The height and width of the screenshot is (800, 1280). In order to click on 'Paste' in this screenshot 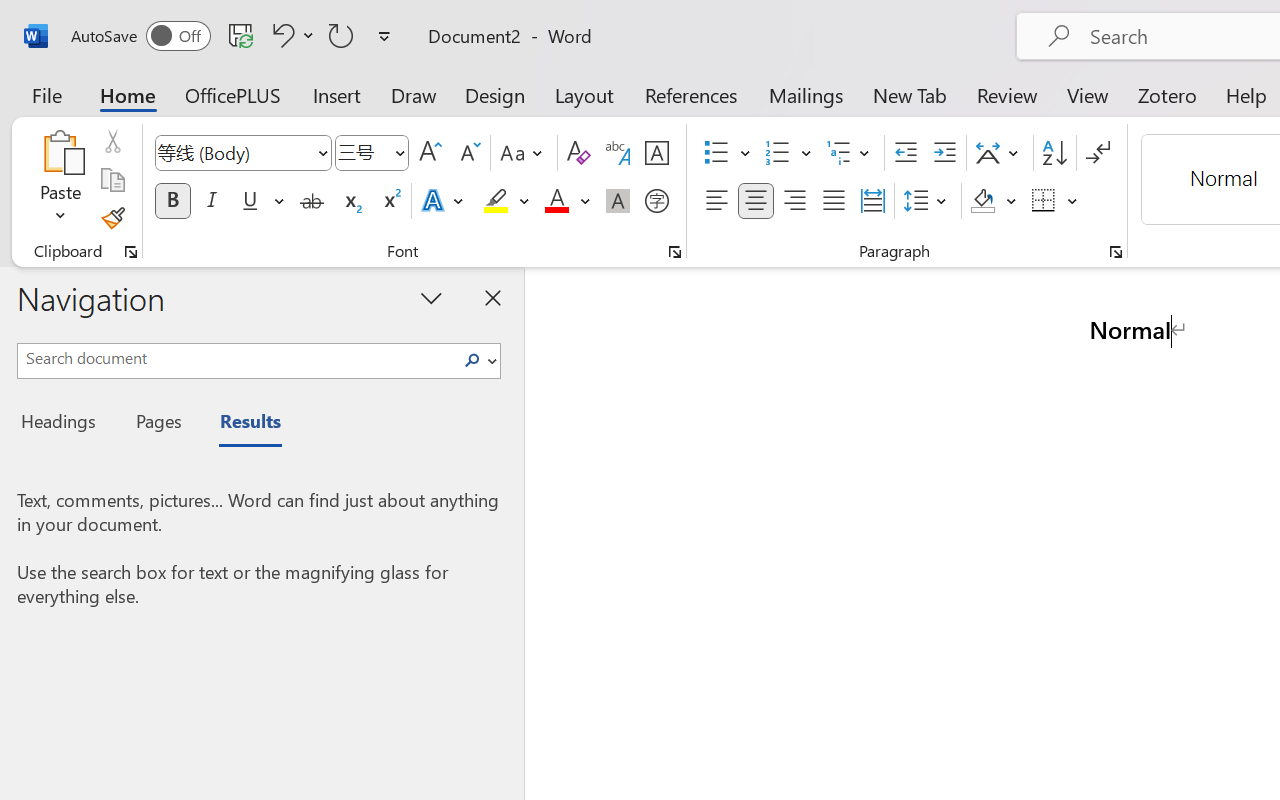, I will do `click(60, 151)`.